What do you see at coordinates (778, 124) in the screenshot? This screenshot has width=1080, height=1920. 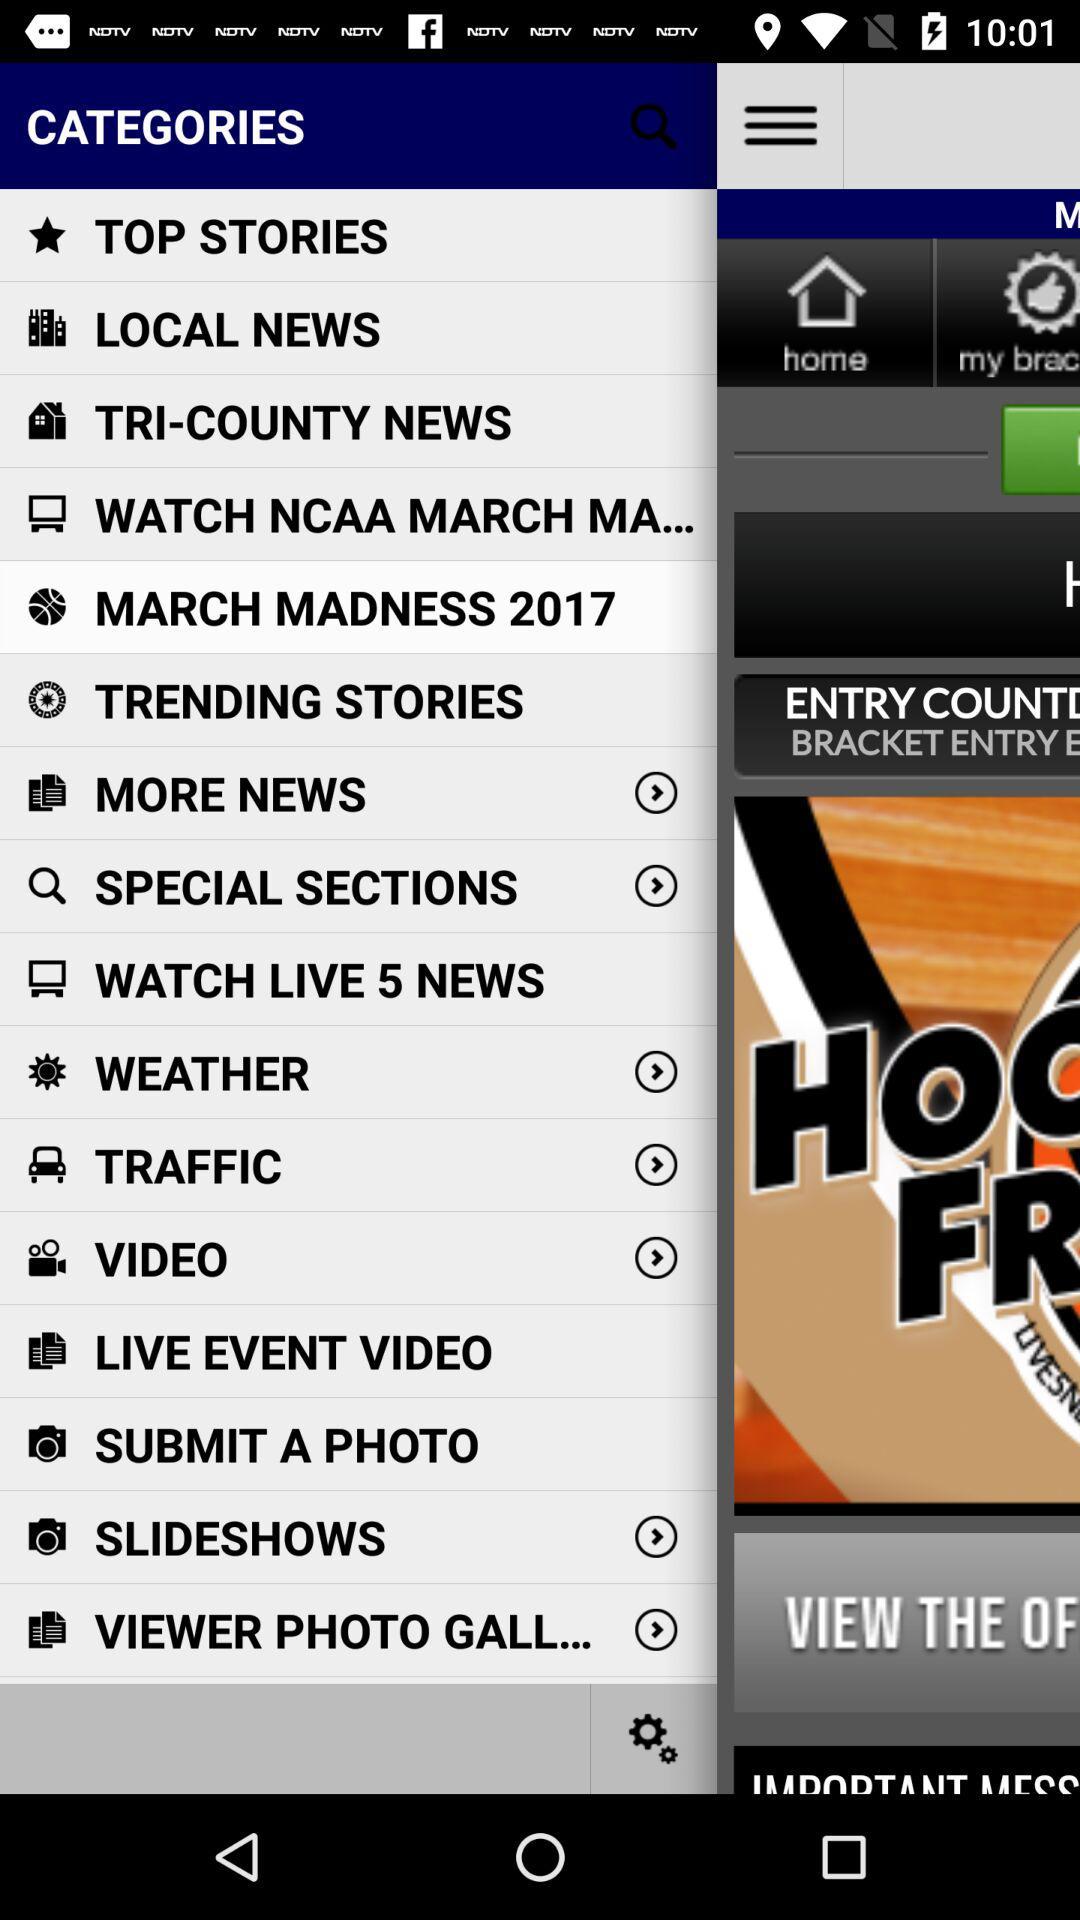 I see `the menu icon` at bounding box center [778, 124].